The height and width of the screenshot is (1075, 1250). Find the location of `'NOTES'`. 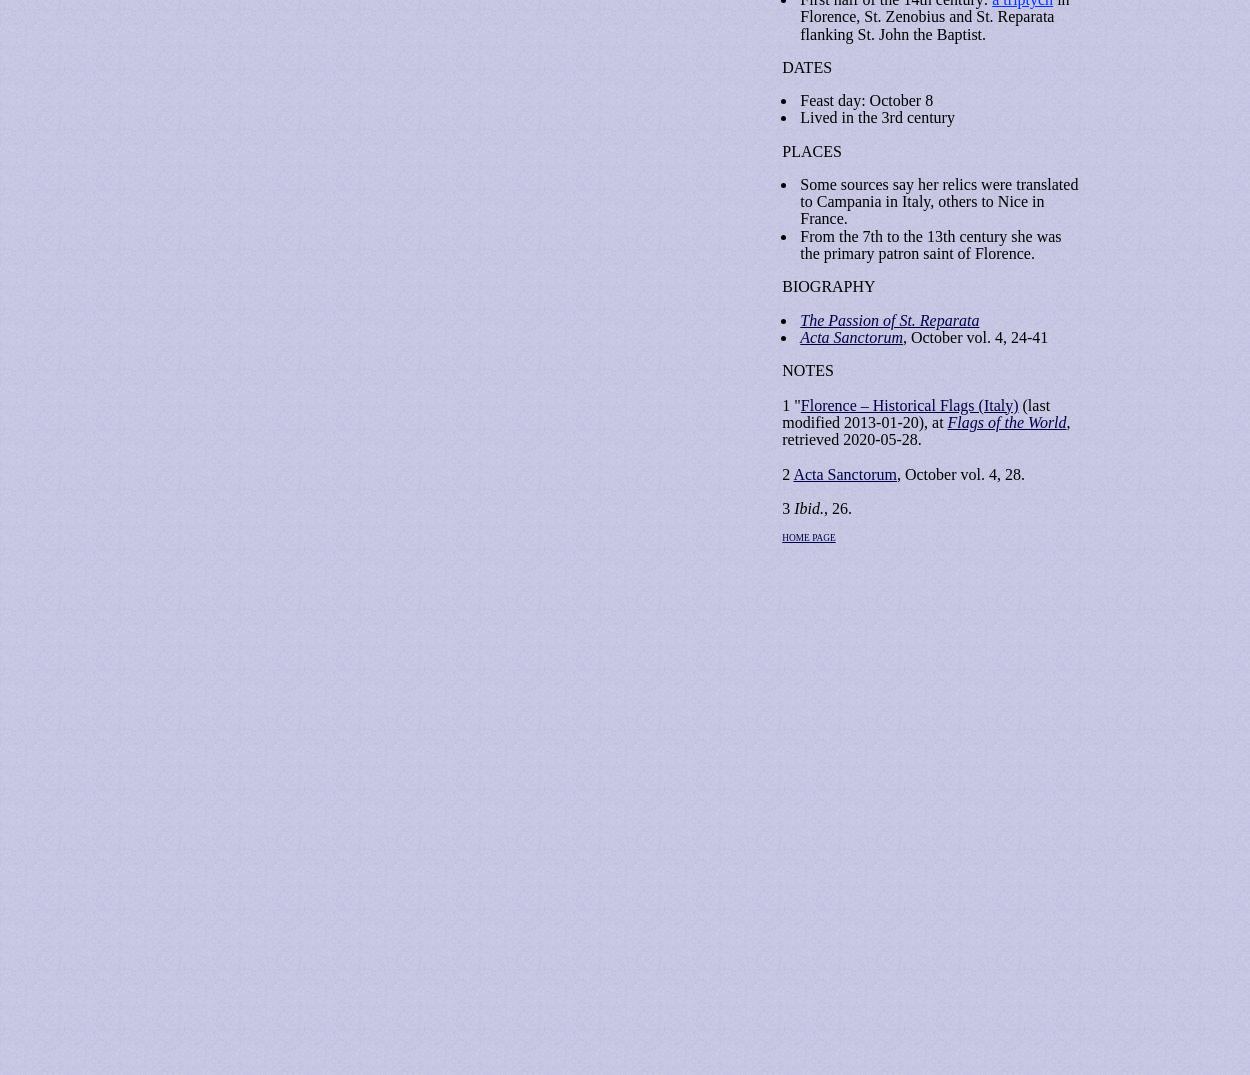

'NOTES' is located at coordinates (807, 370).